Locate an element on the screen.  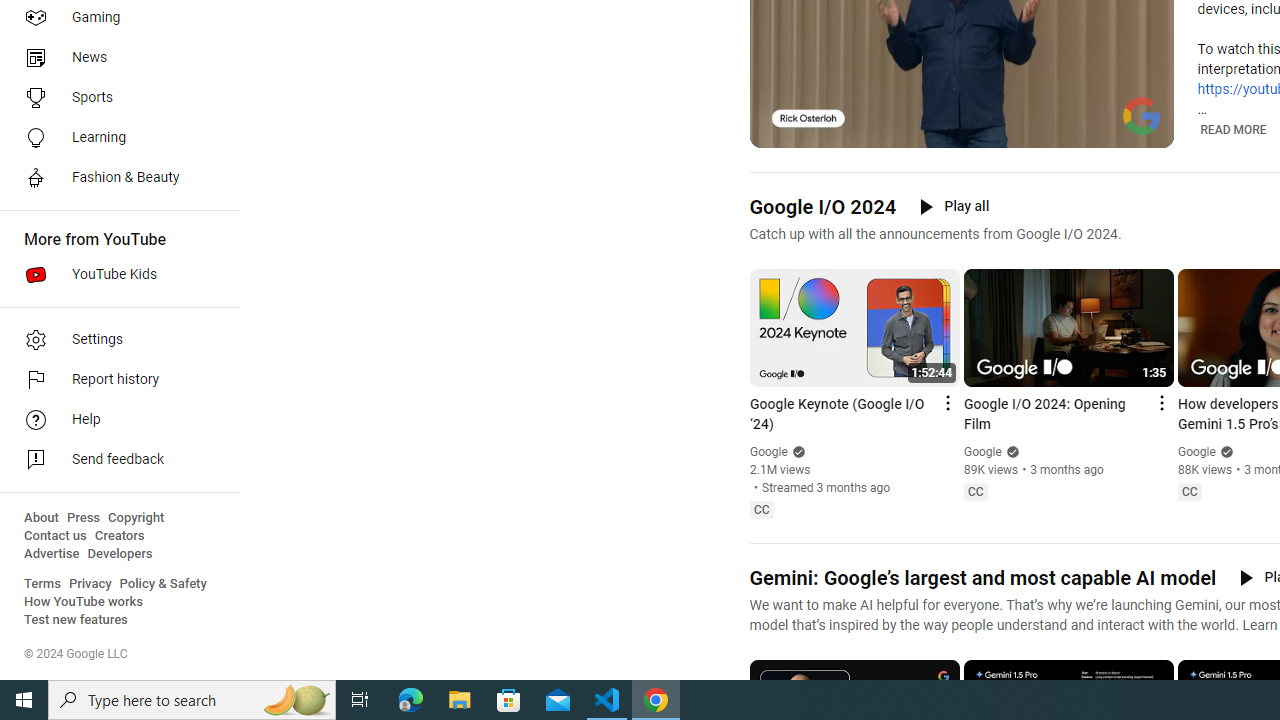
'Pause (k)' is located at coordinates (778, 130).